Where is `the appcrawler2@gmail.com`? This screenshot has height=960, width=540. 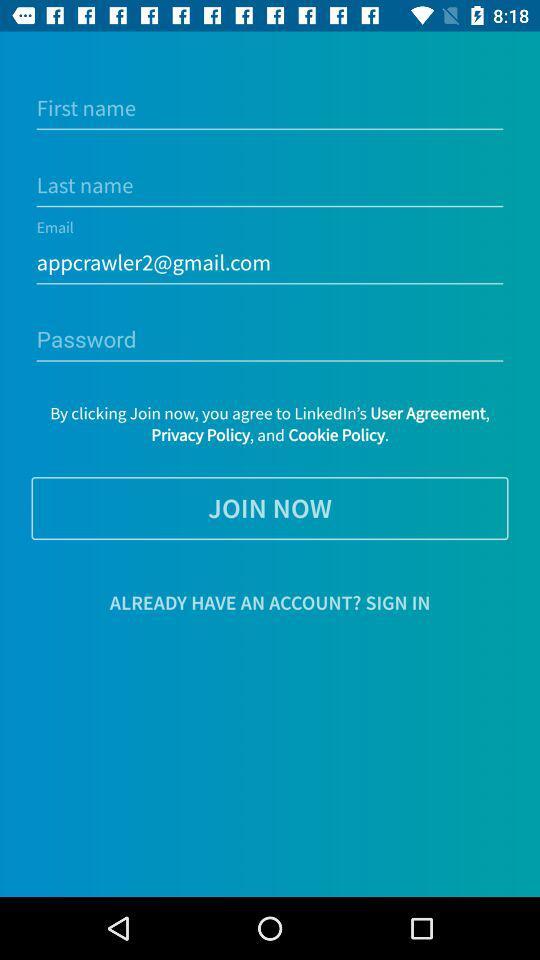 the appcrawler2@gmail.com is located at coordinates (270, 262).